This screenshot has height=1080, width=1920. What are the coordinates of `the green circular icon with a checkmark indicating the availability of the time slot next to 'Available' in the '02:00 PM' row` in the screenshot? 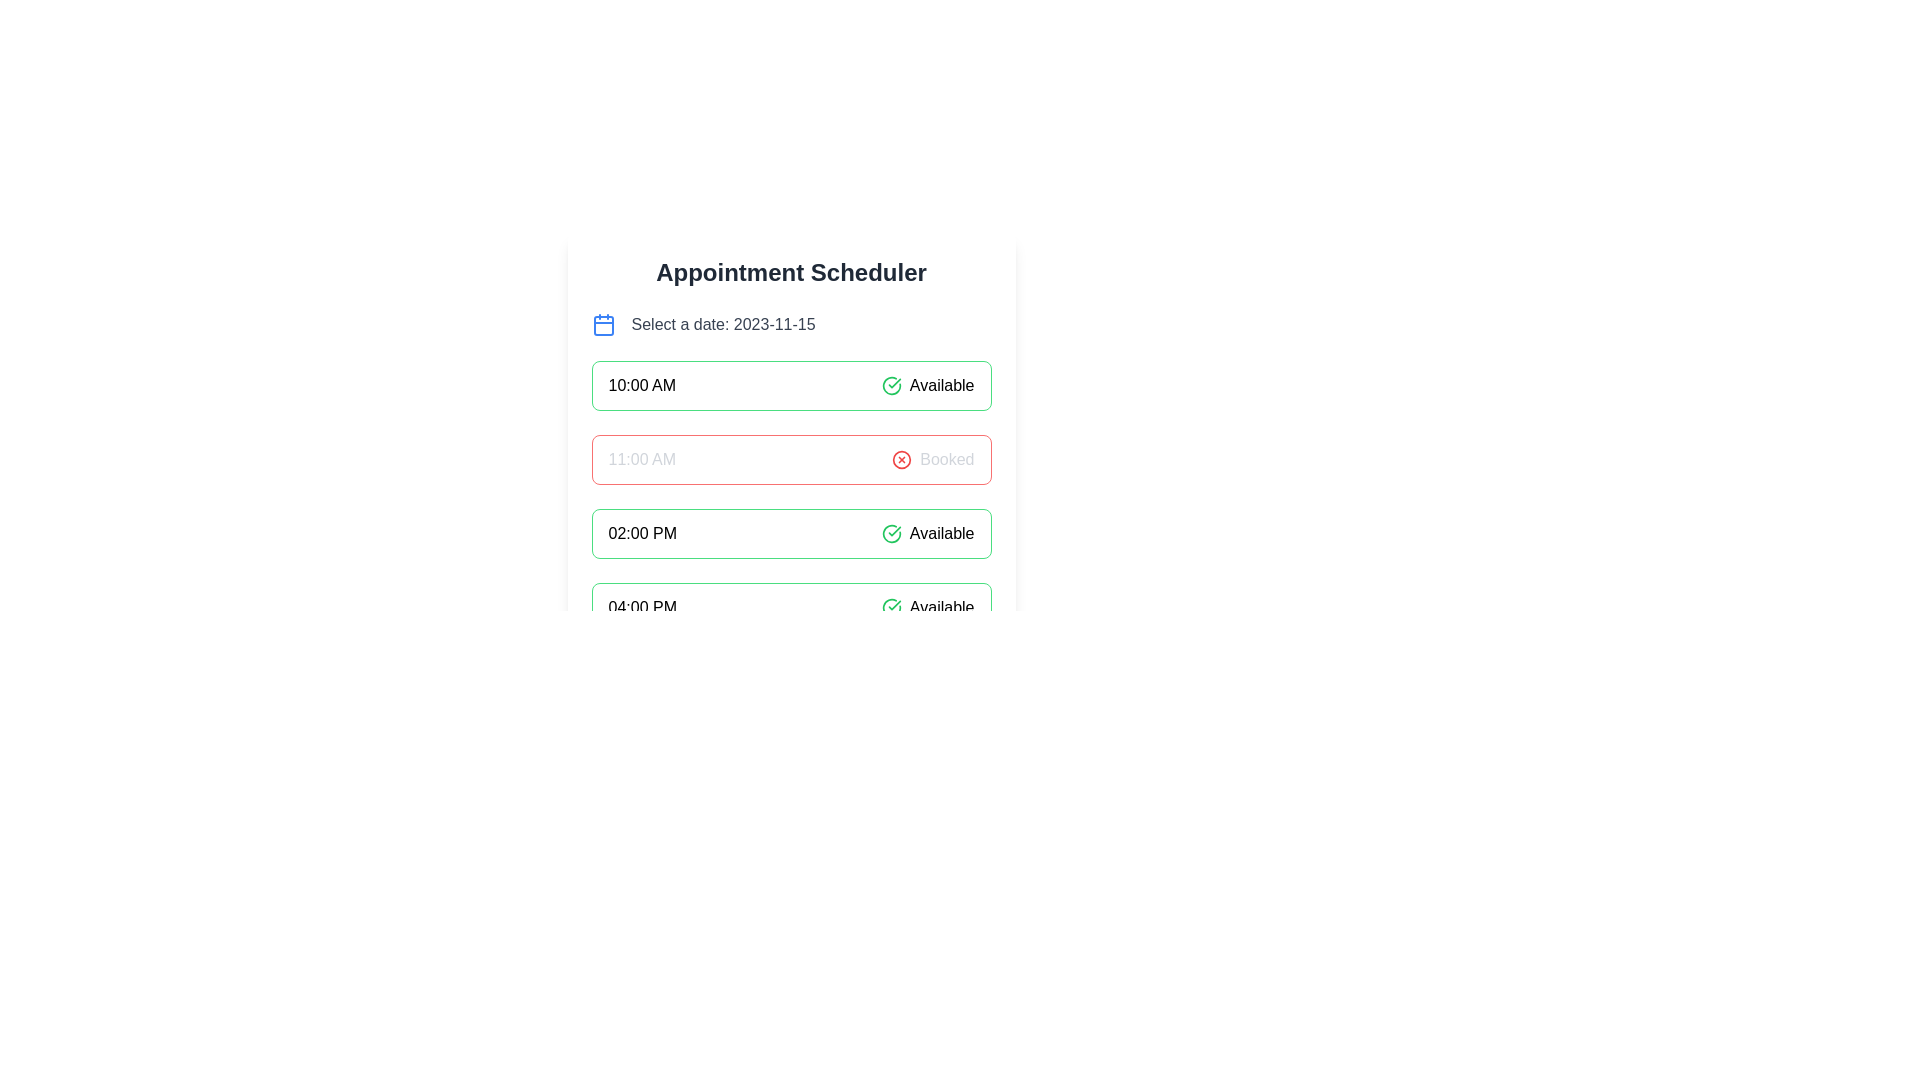 It's located at (890, 385).